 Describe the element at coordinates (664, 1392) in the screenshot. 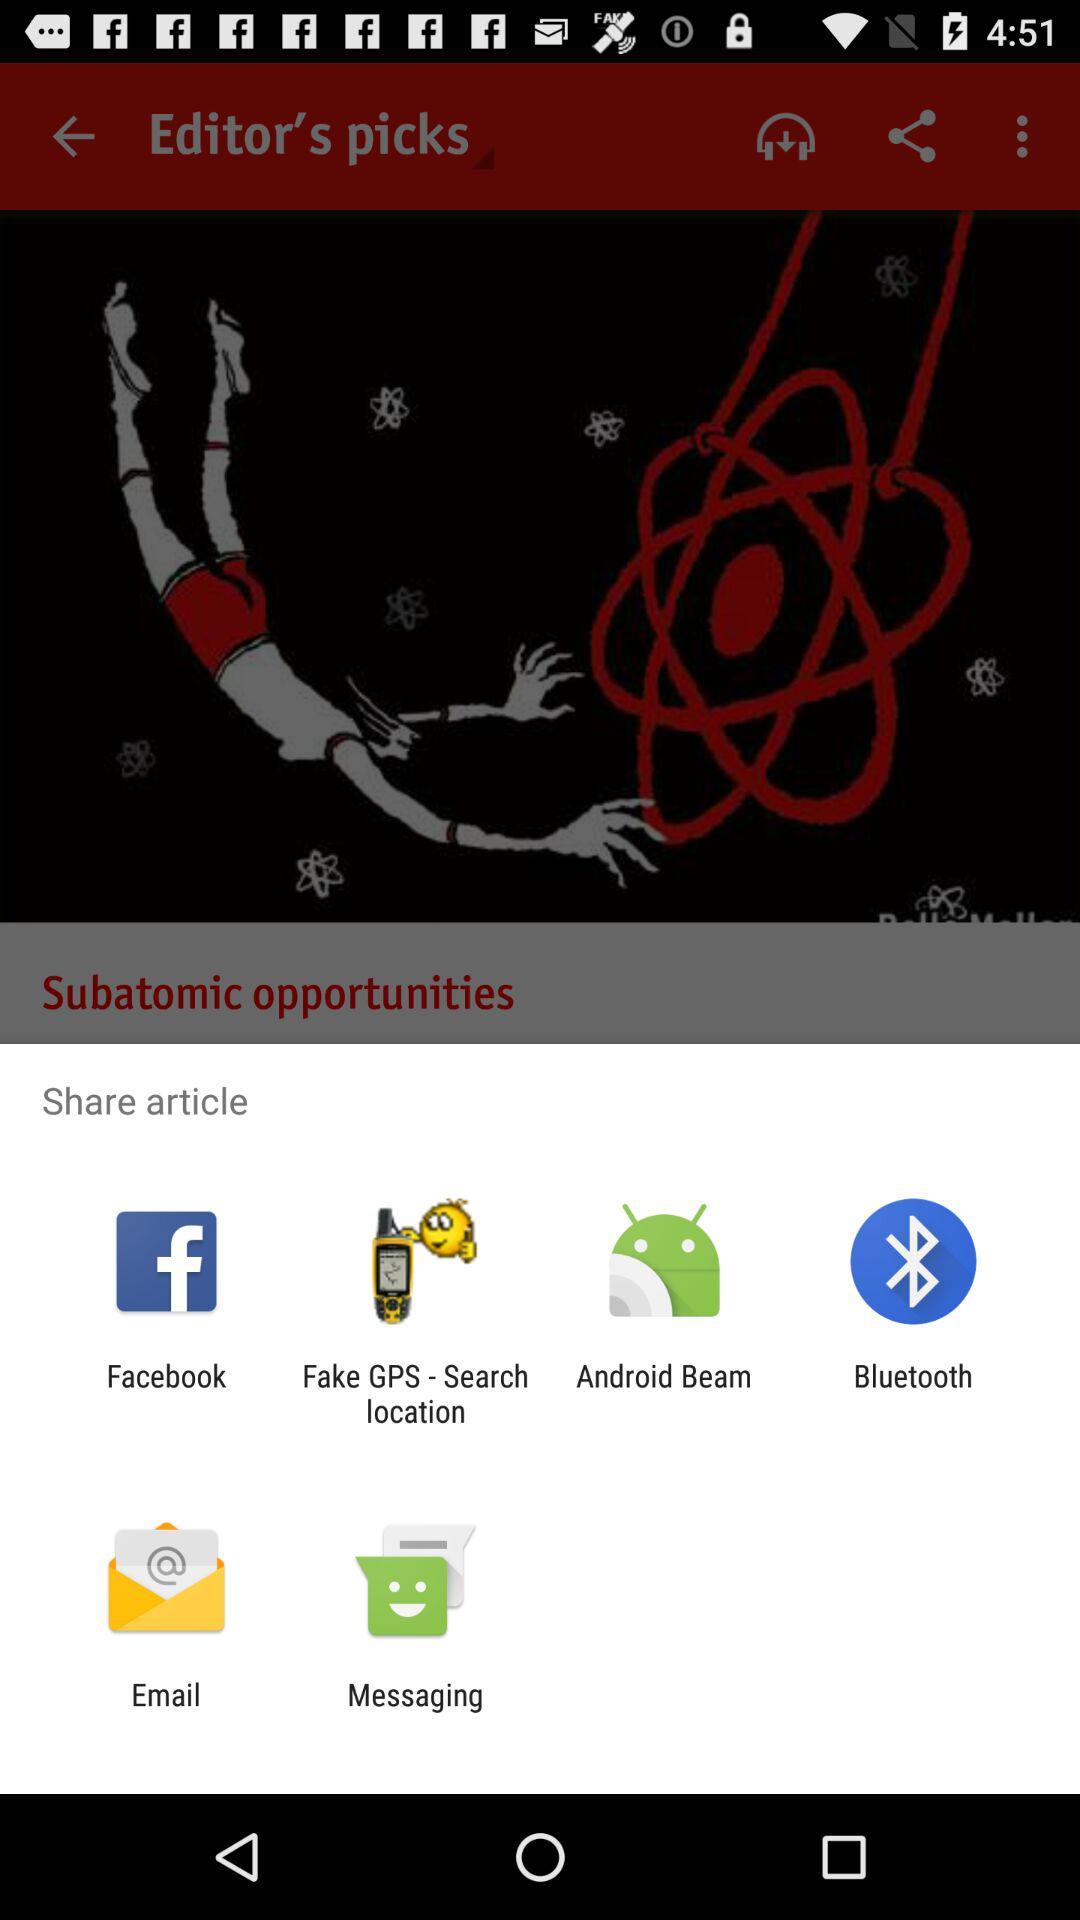

I see `icon to the left of the bluetooth icon` at that location.